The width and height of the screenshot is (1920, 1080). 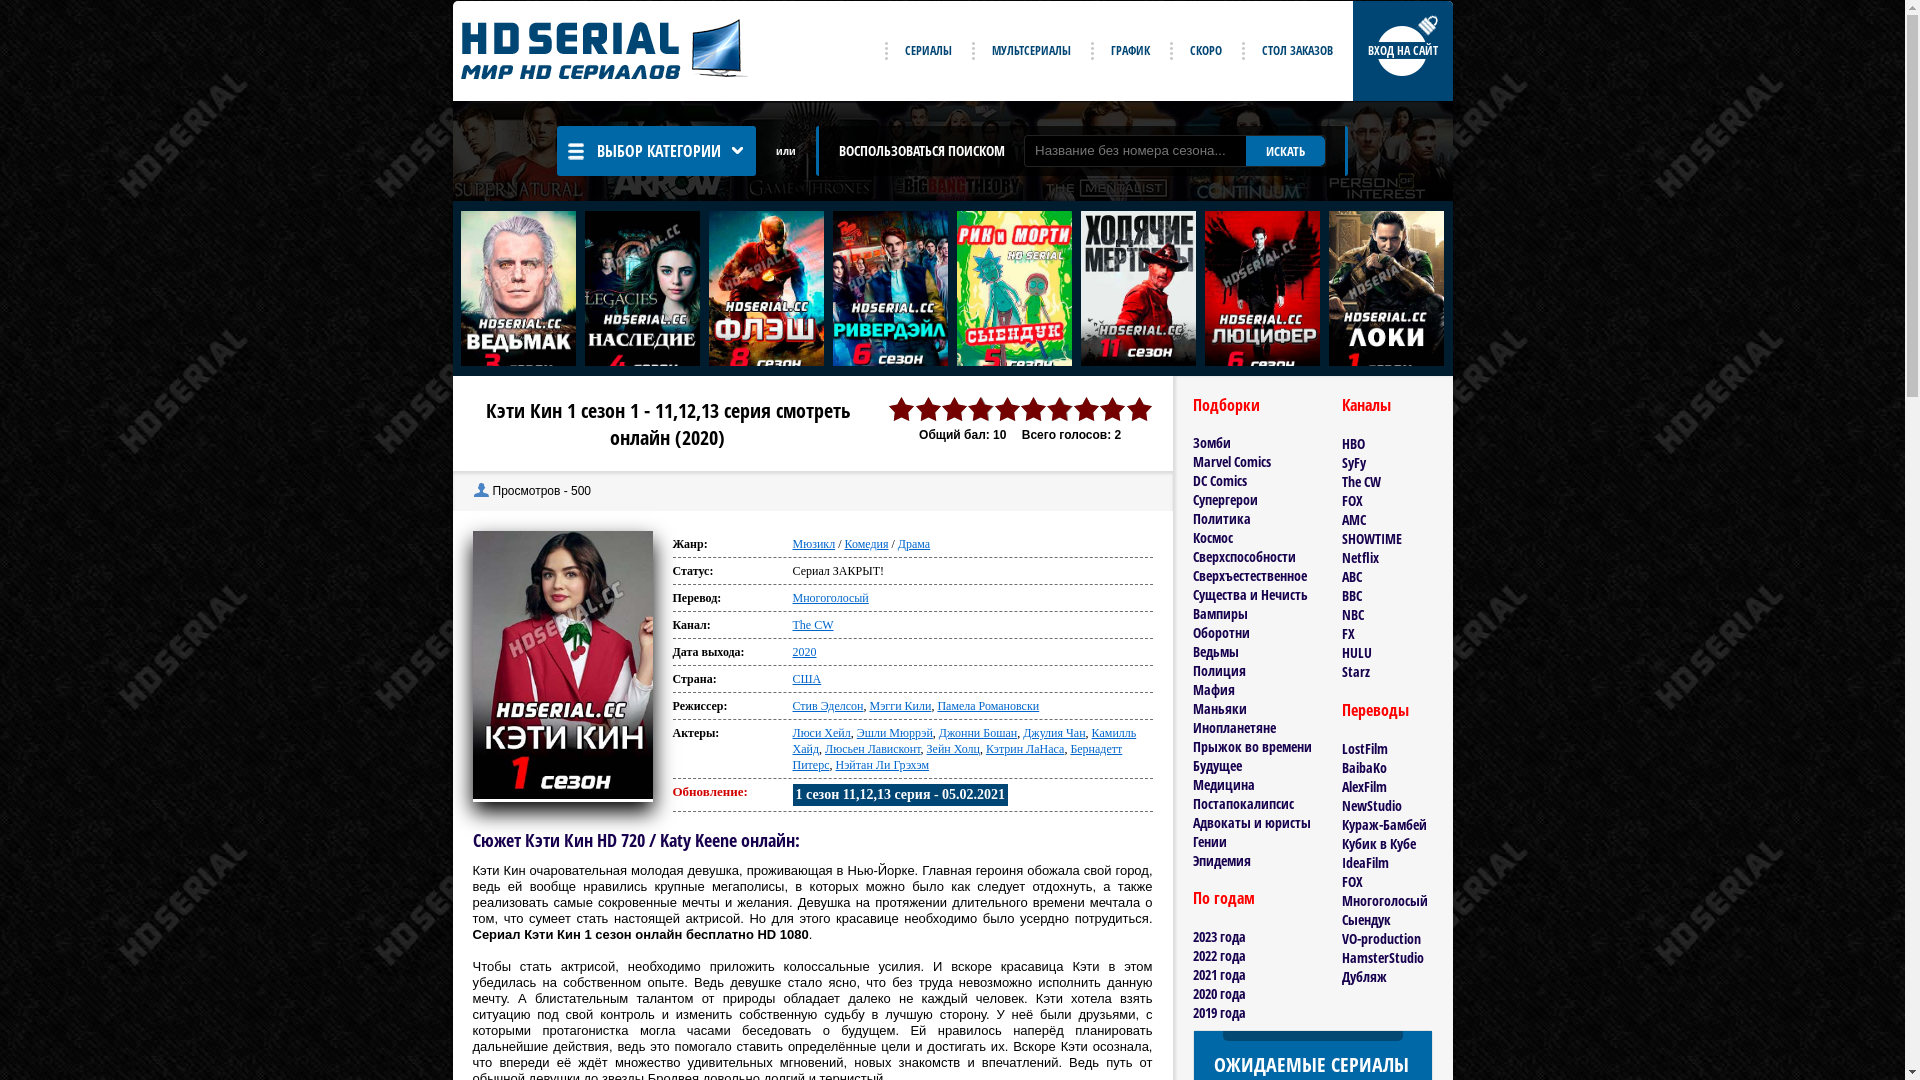 I want to click on 'The CW', so click(x=812, y=623).